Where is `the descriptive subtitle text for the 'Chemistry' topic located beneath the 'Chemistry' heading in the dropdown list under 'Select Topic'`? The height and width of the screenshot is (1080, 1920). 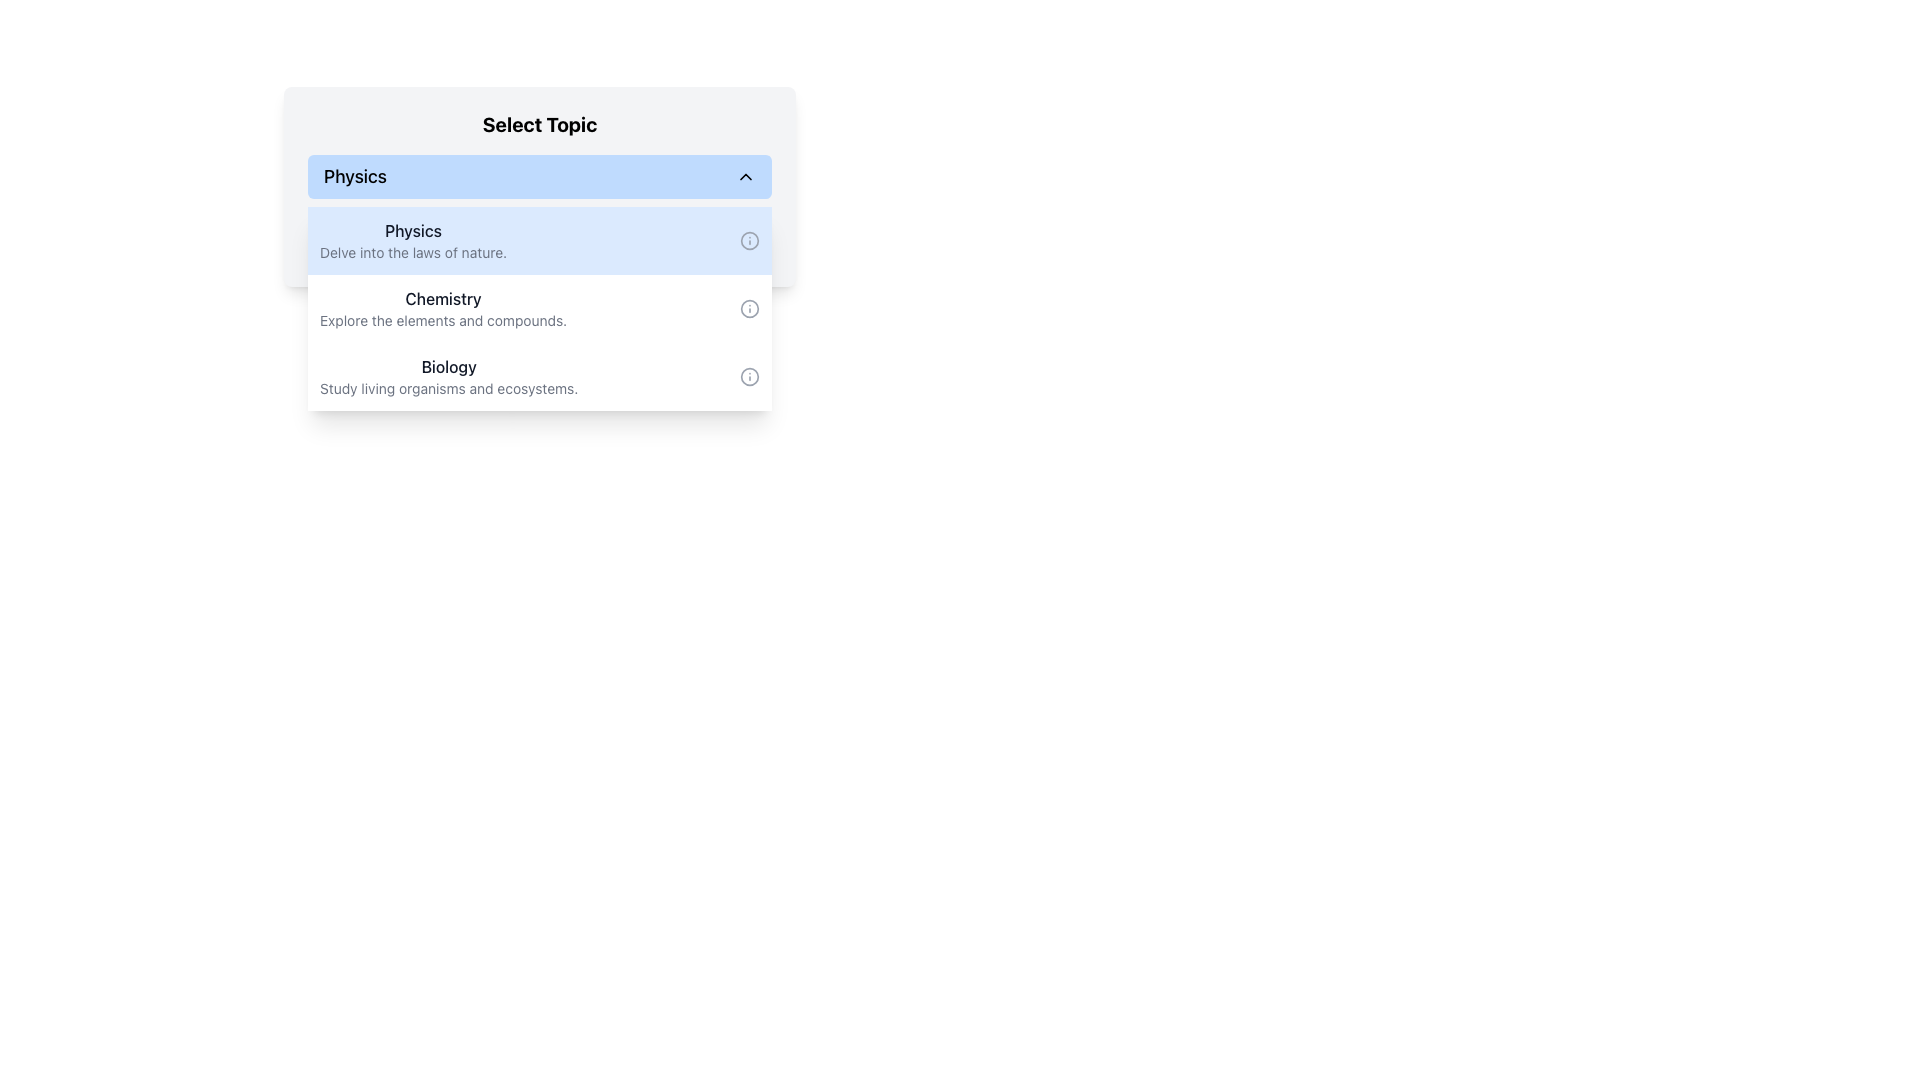 the descriptive subtitle text for the 'Chemistry' topic located beneath the 'Chemistry' heading in the dropdown list under 'Select Topic' is located at coordinates (442, 319).